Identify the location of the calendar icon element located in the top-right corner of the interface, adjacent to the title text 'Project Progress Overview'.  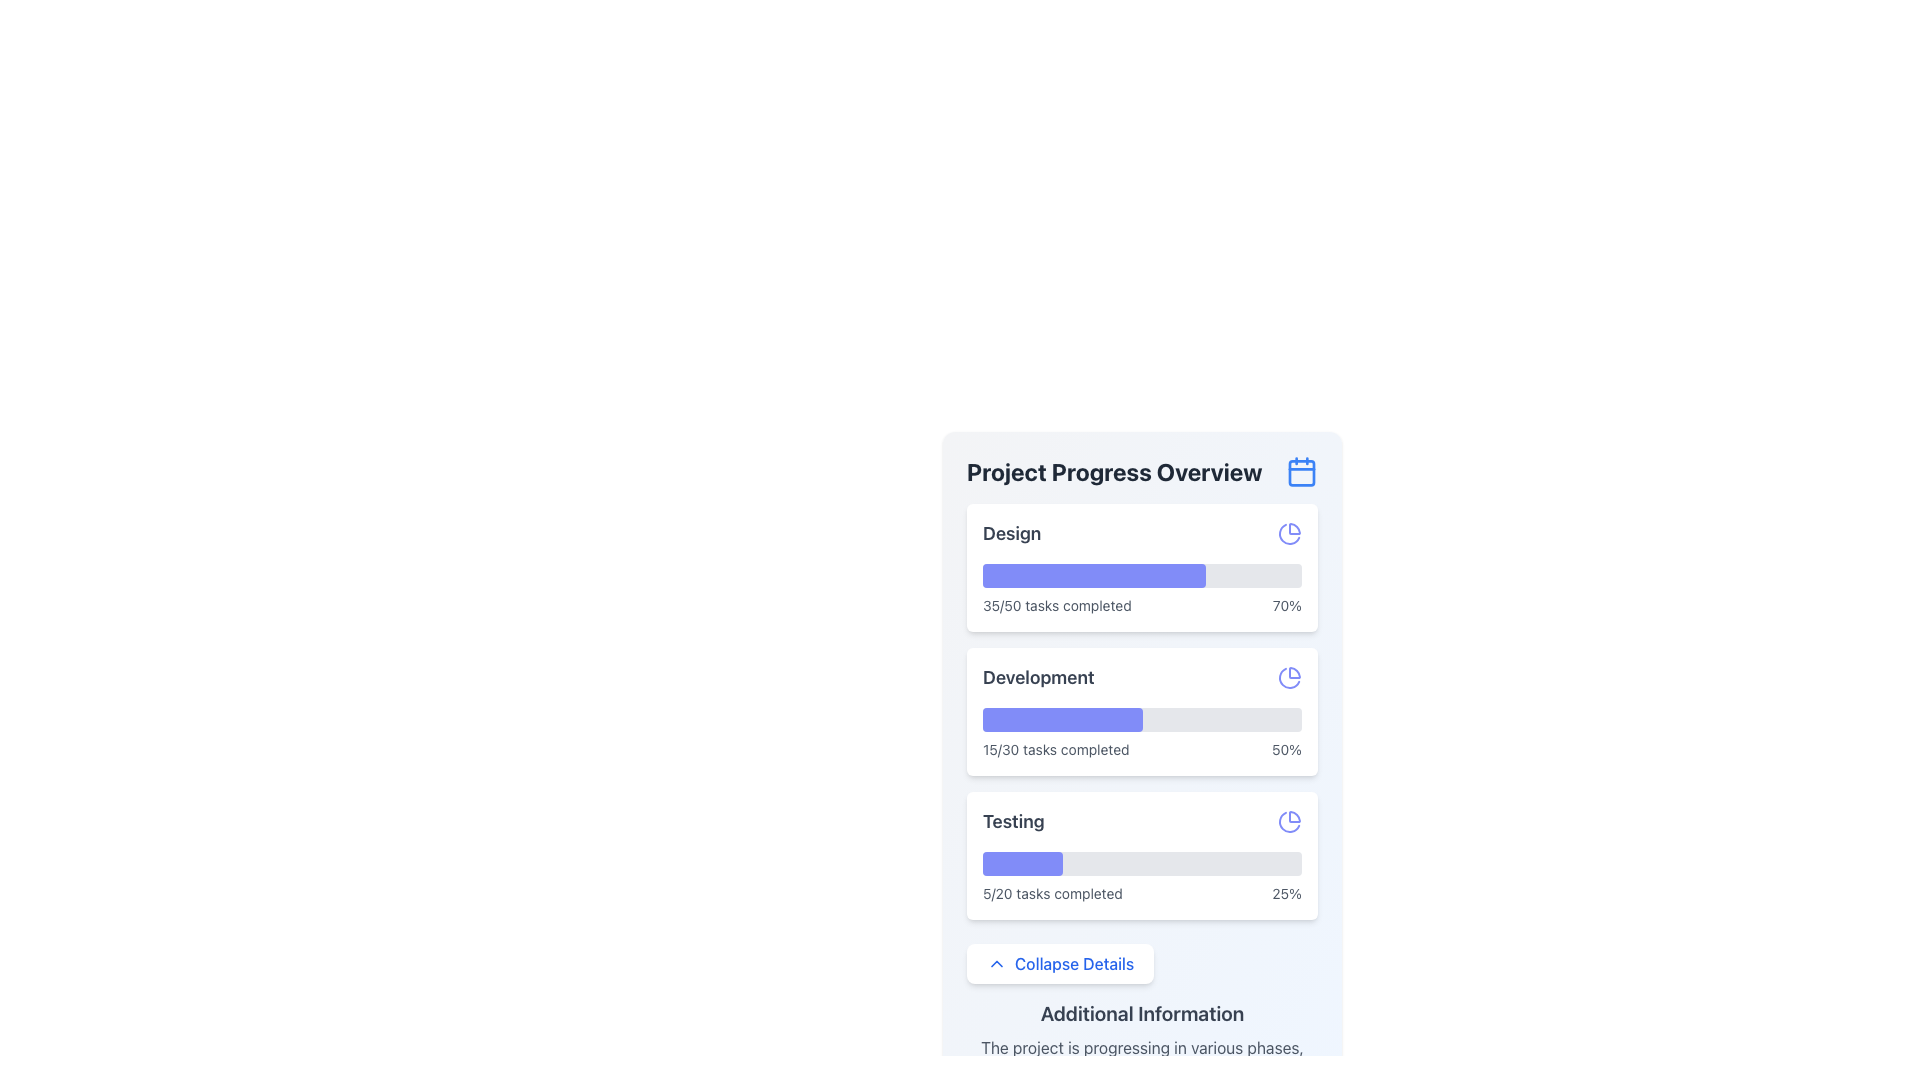
(1301, 473).